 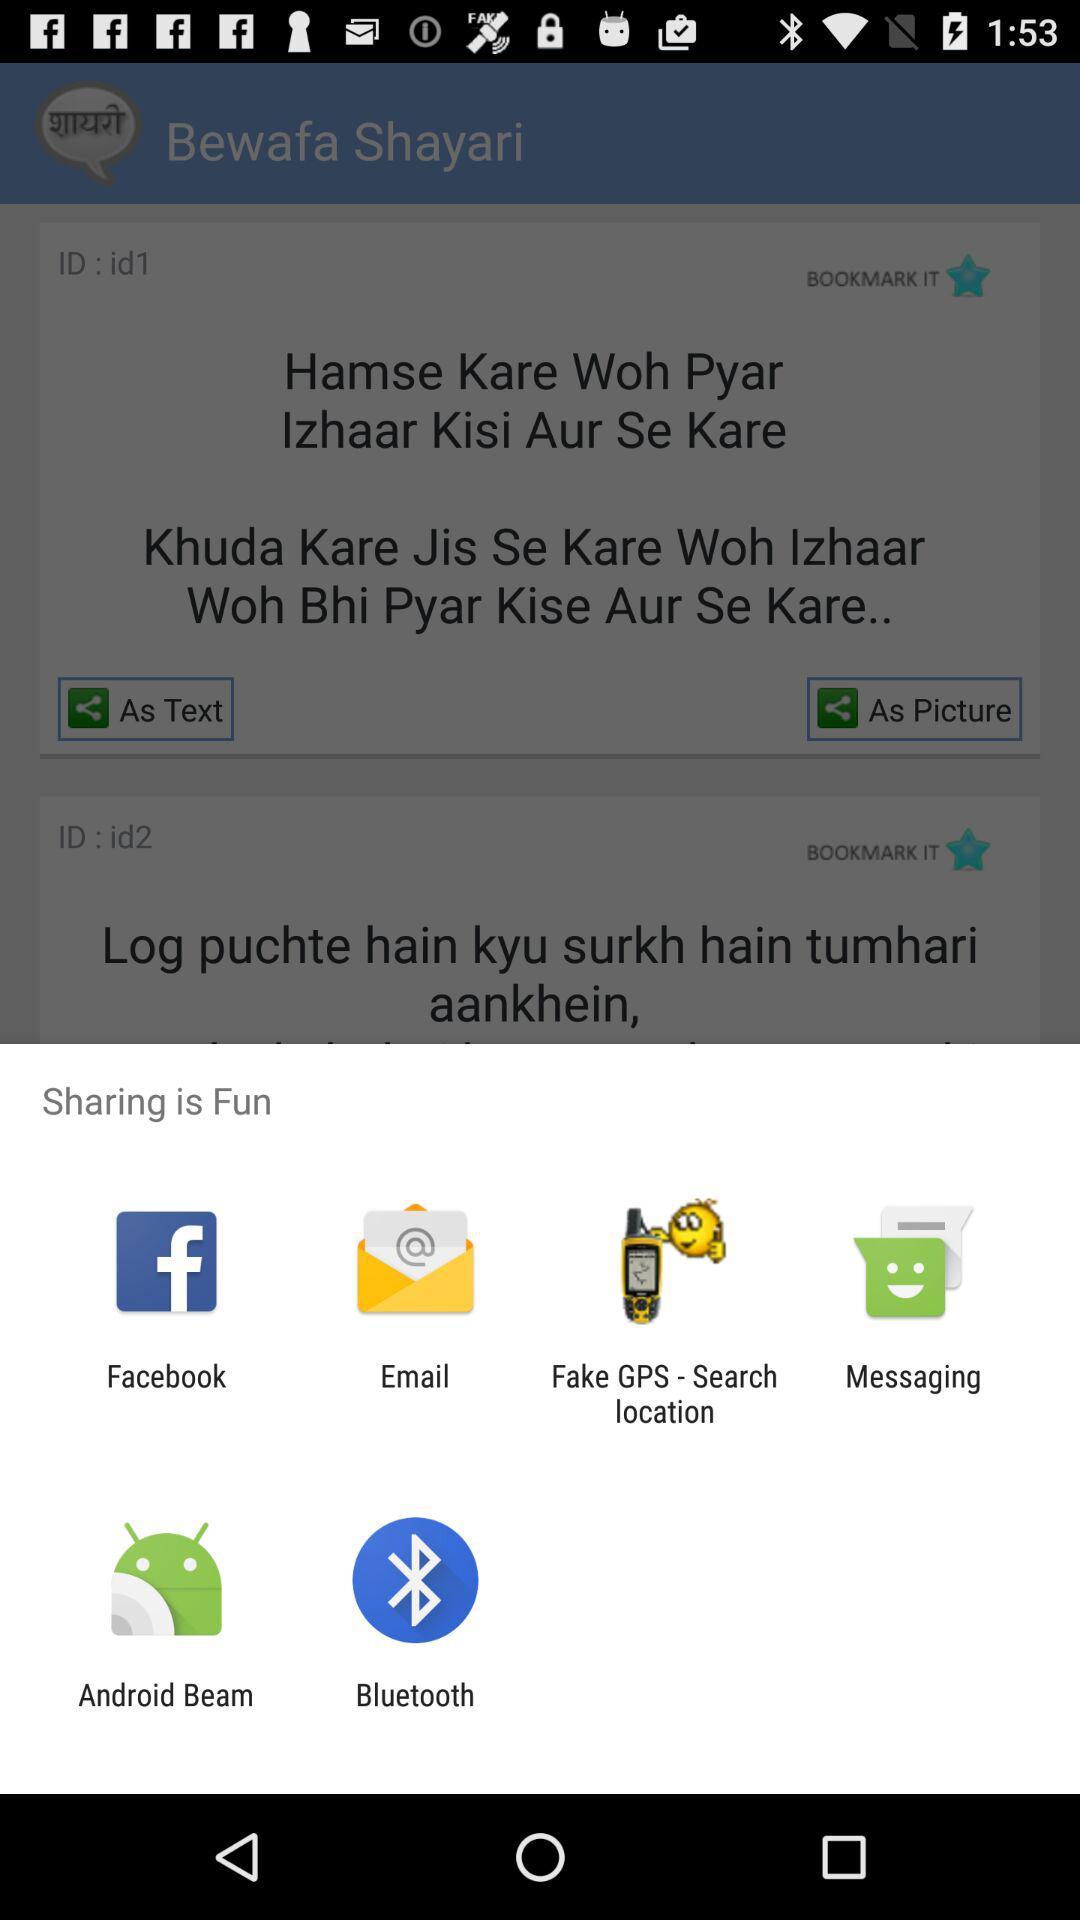 I want to click on messaging, so click(x=913, y=1392).